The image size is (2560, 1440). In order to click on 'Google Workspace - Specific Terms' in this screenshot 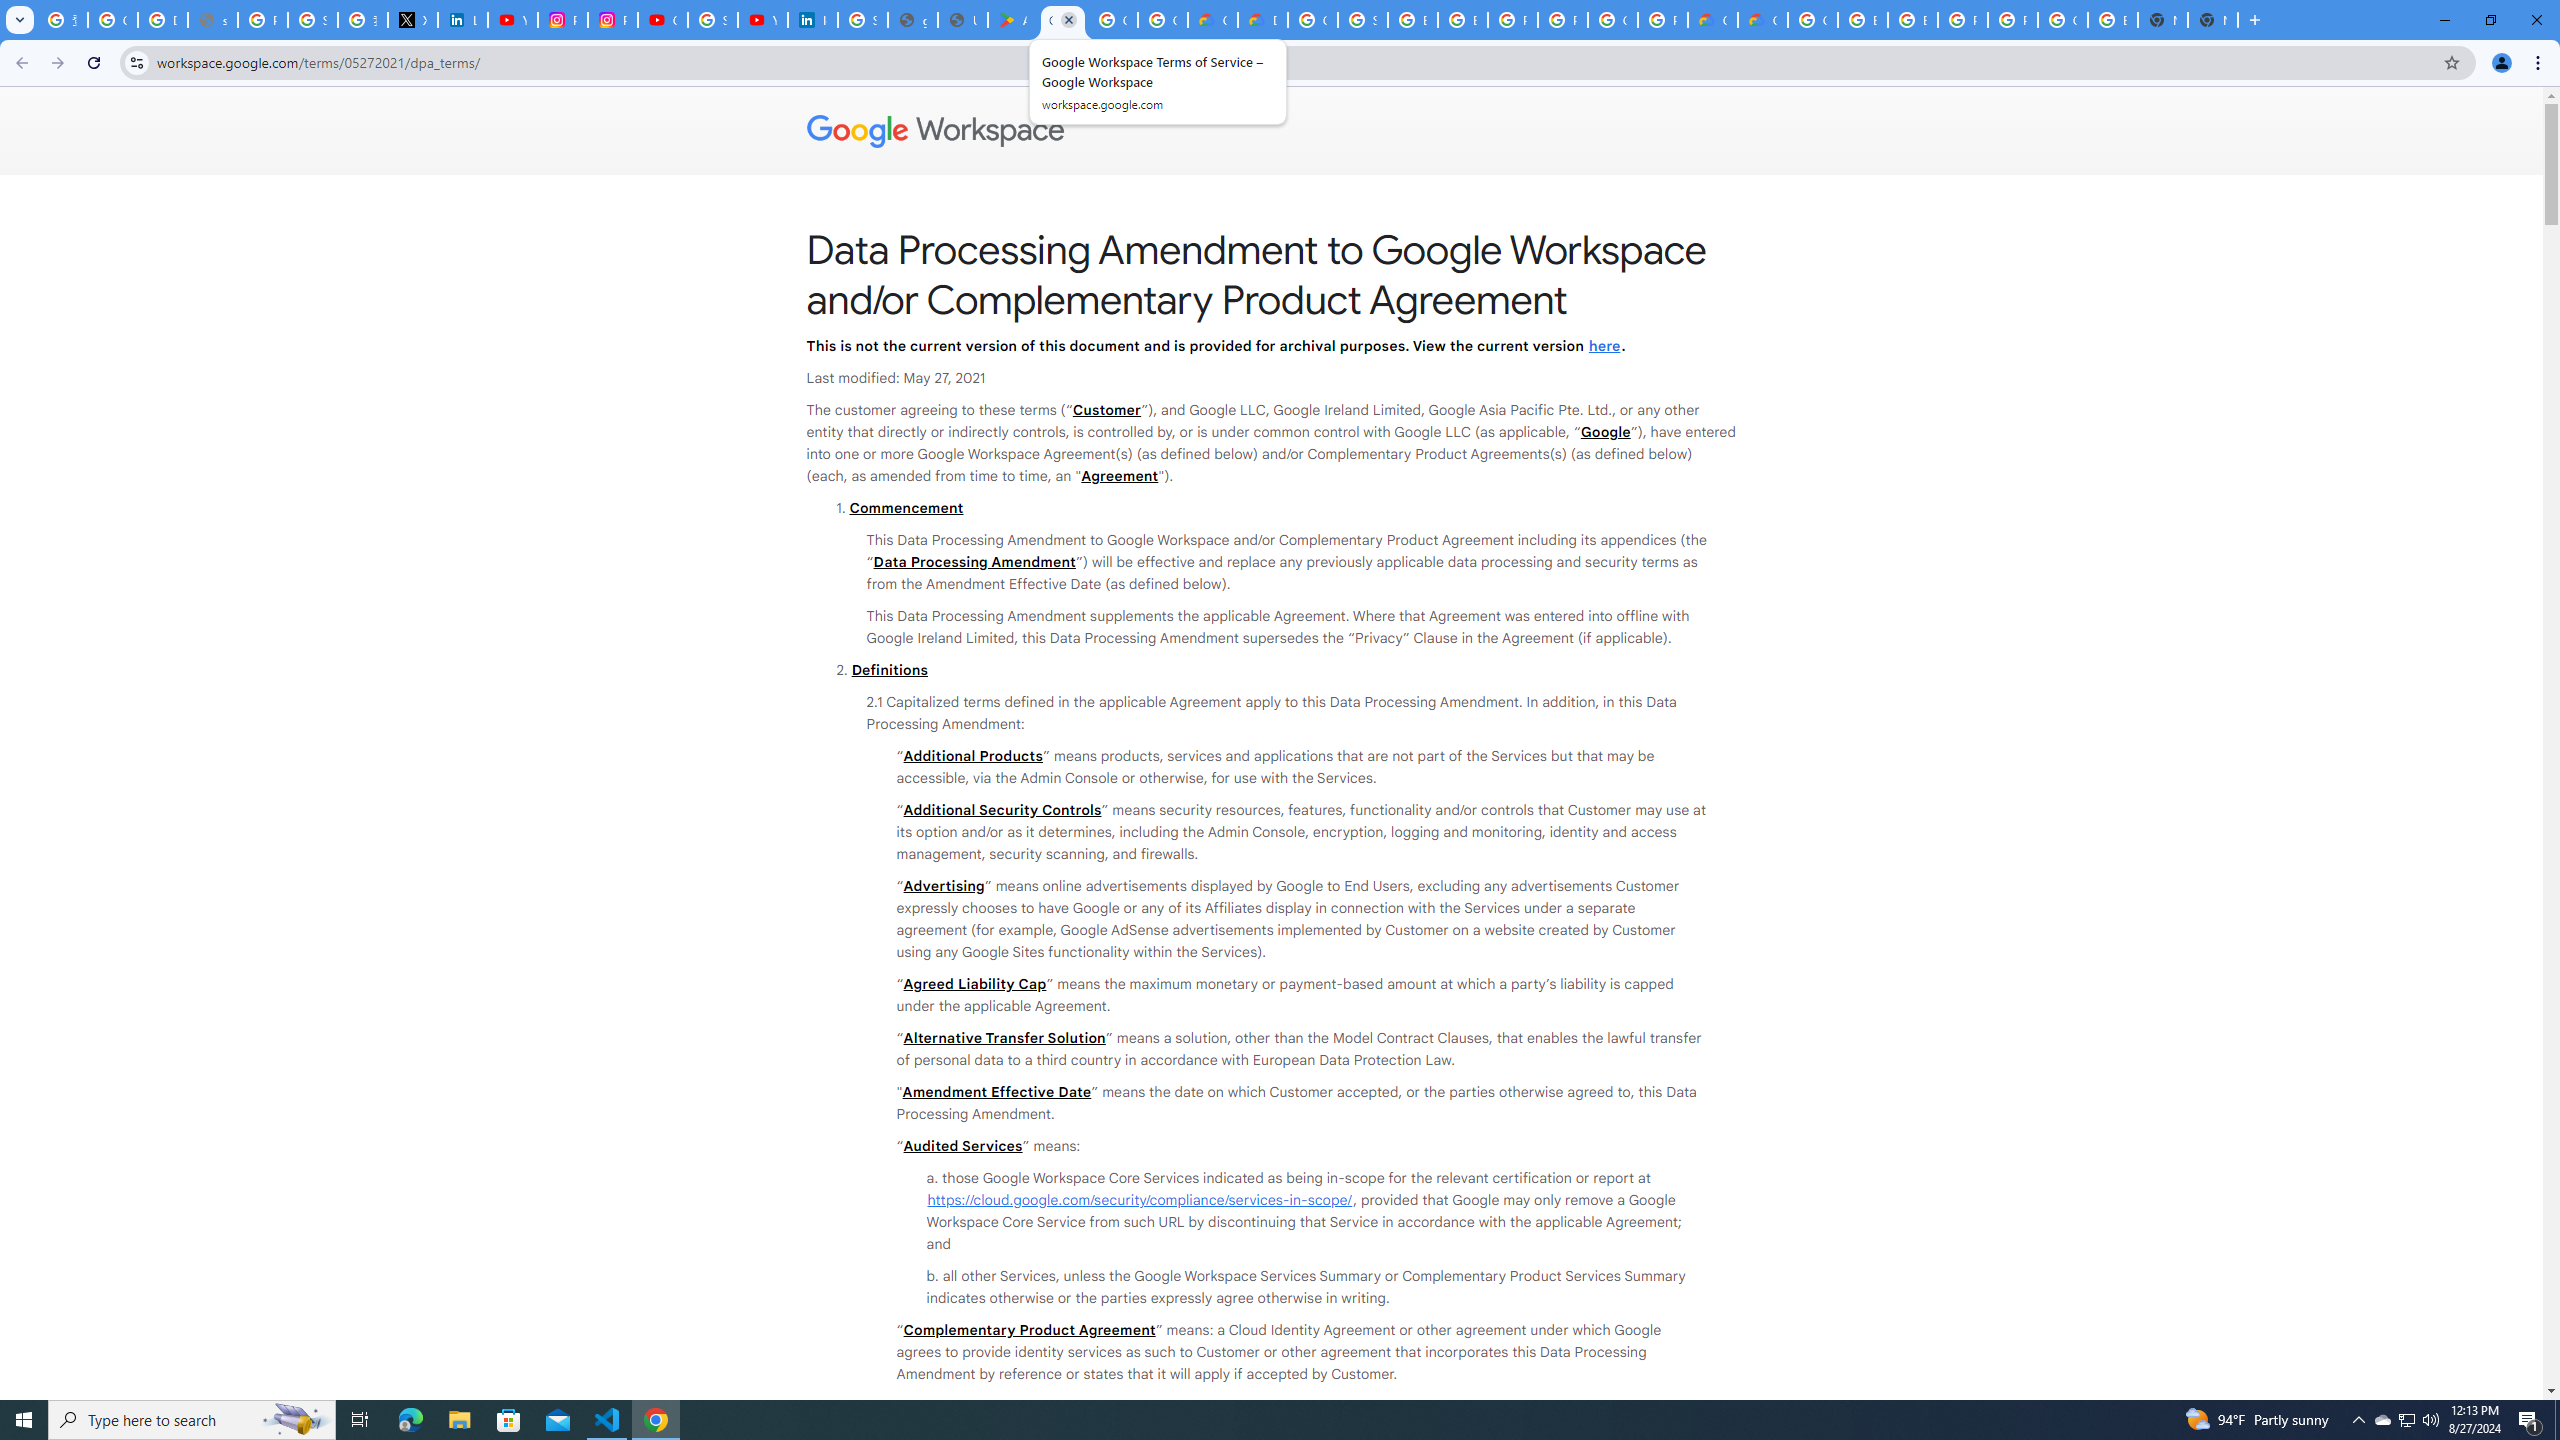, I will do `click(1112, 19)`.